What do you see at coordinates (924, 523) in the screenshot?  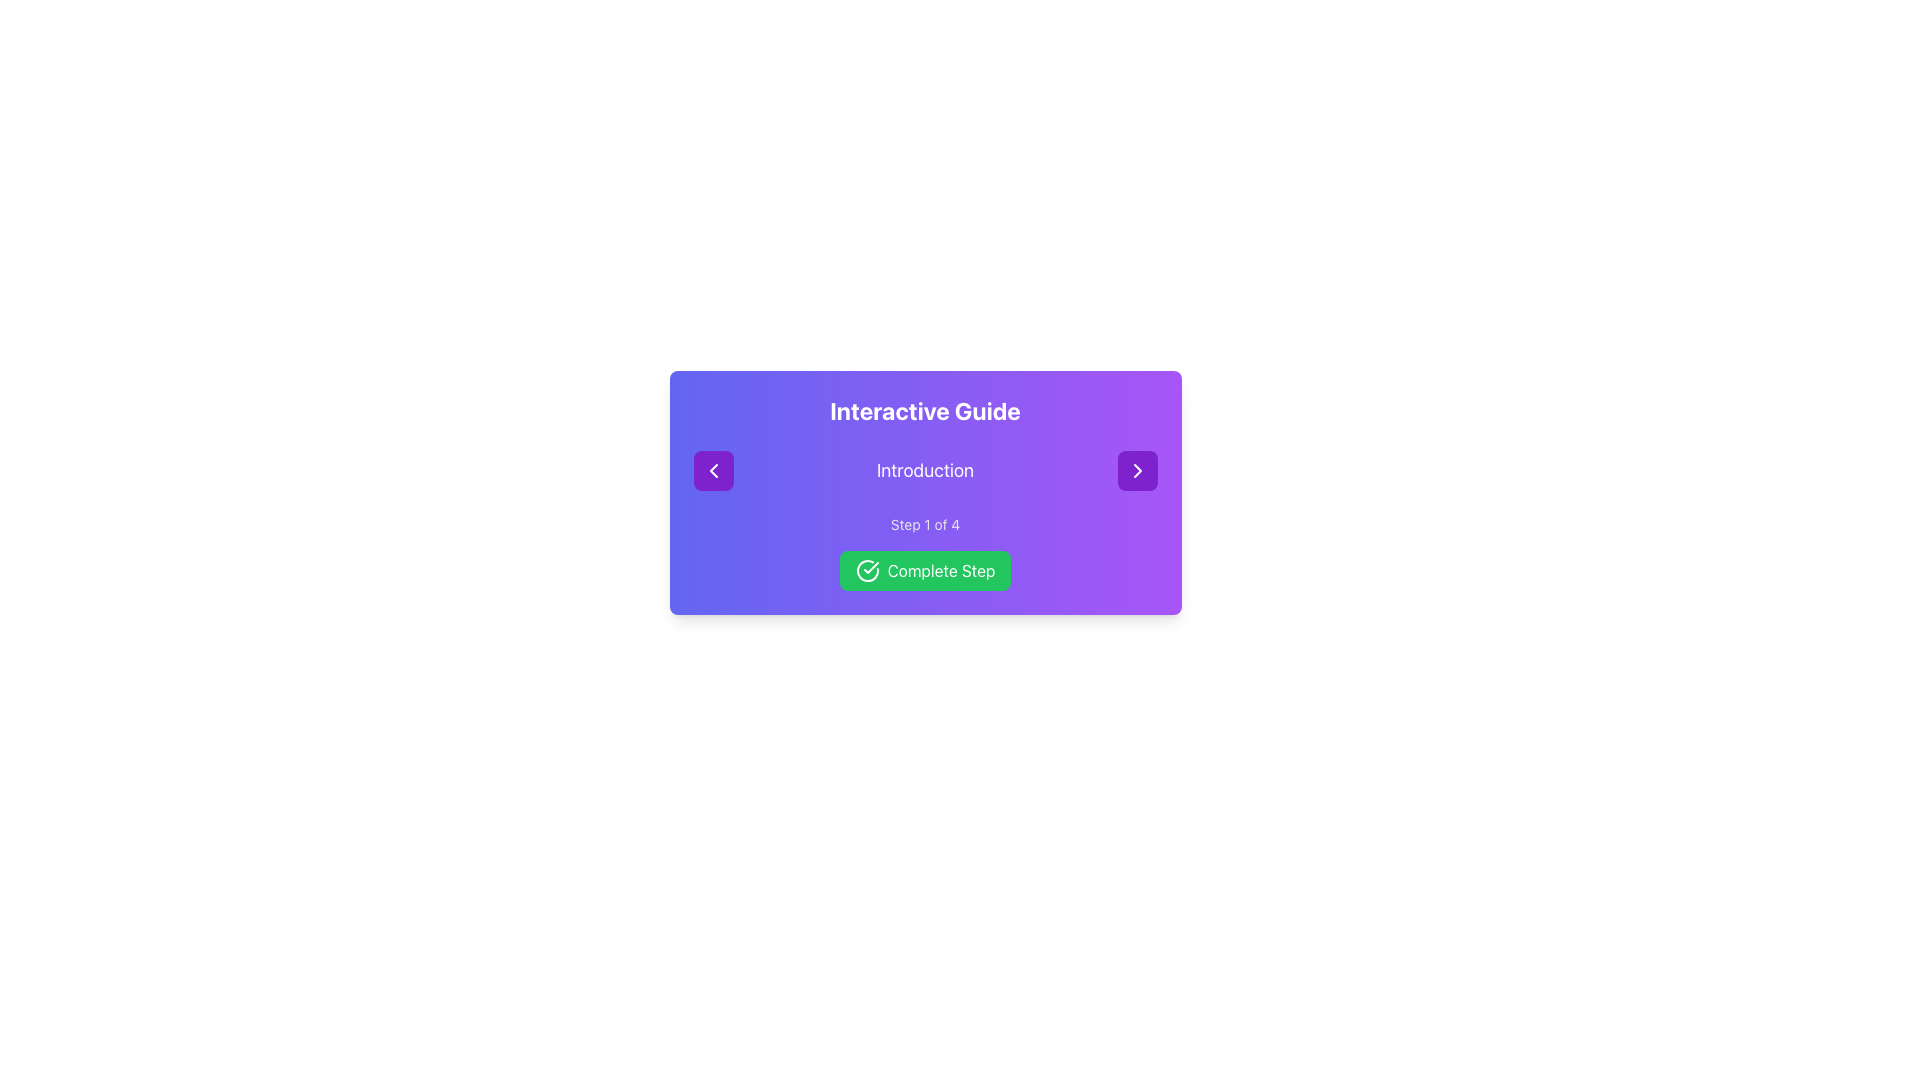 I see `the text display element that shows the user's current progress within a sequence, positioned centrally between the 'Introduction' text and the 'Complete Step' button` at bounding box center [924, 523].